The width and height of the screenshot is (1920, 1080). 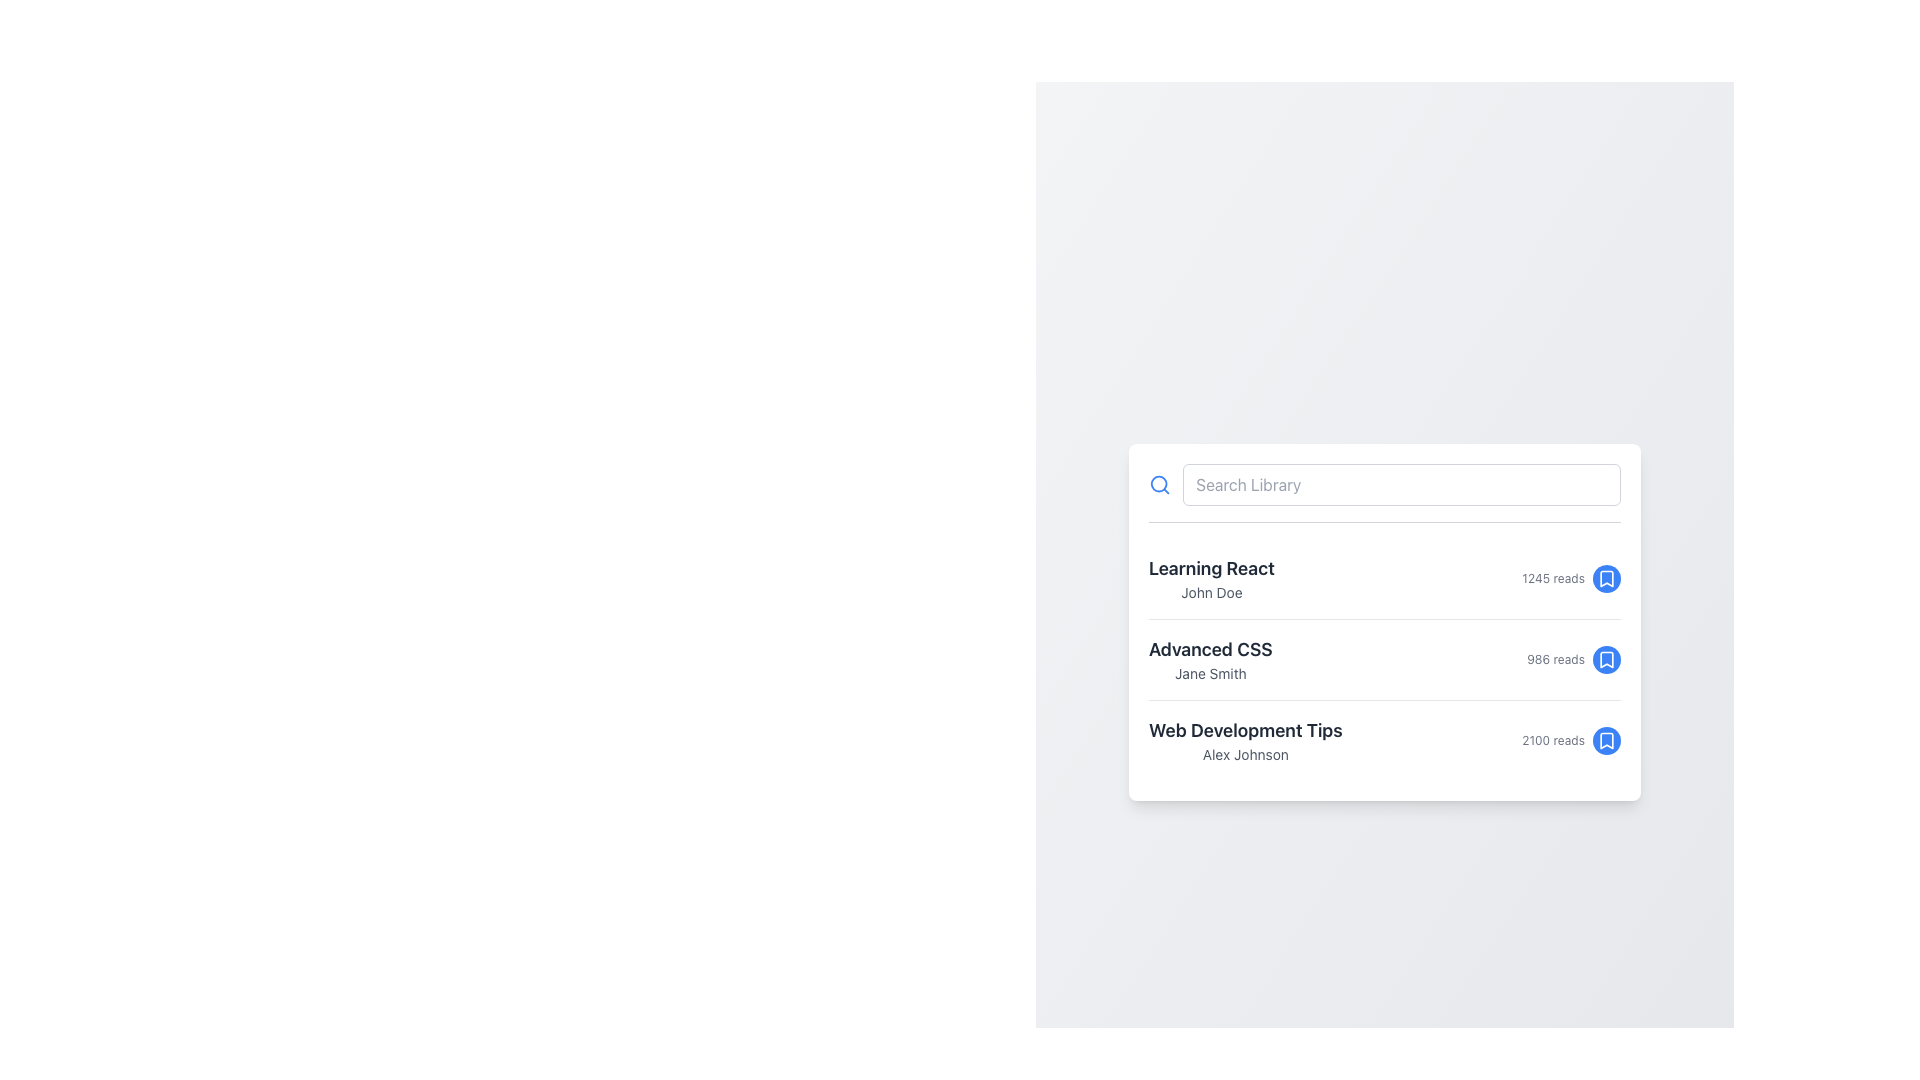 I want to click on the text label that serves as the title of a book or course, located in the second position of a vertical list, below 'Learning React' and above 'Web Development Tips', so click(x=1209, y=649).